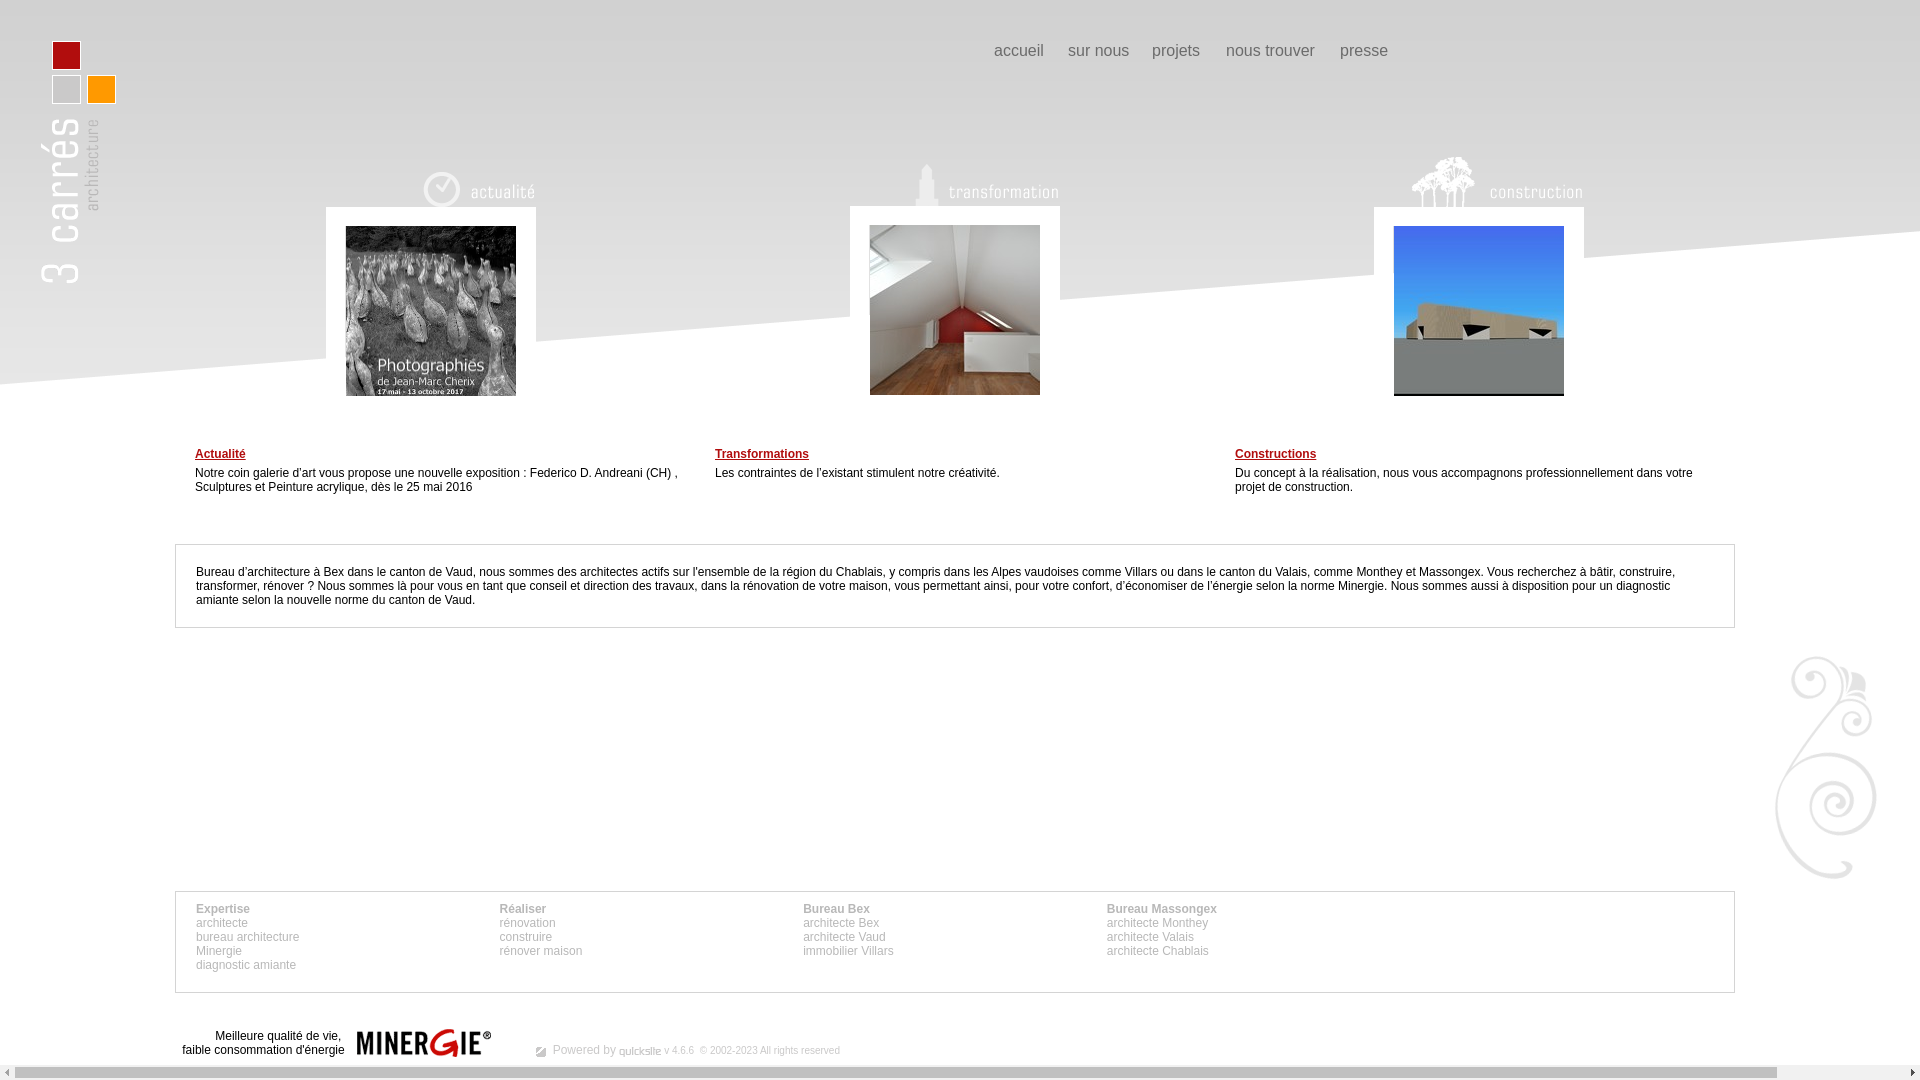 The width and height of the screenshot is (1920, 1080). I want to click on 'Transformations', so click(761, 454).